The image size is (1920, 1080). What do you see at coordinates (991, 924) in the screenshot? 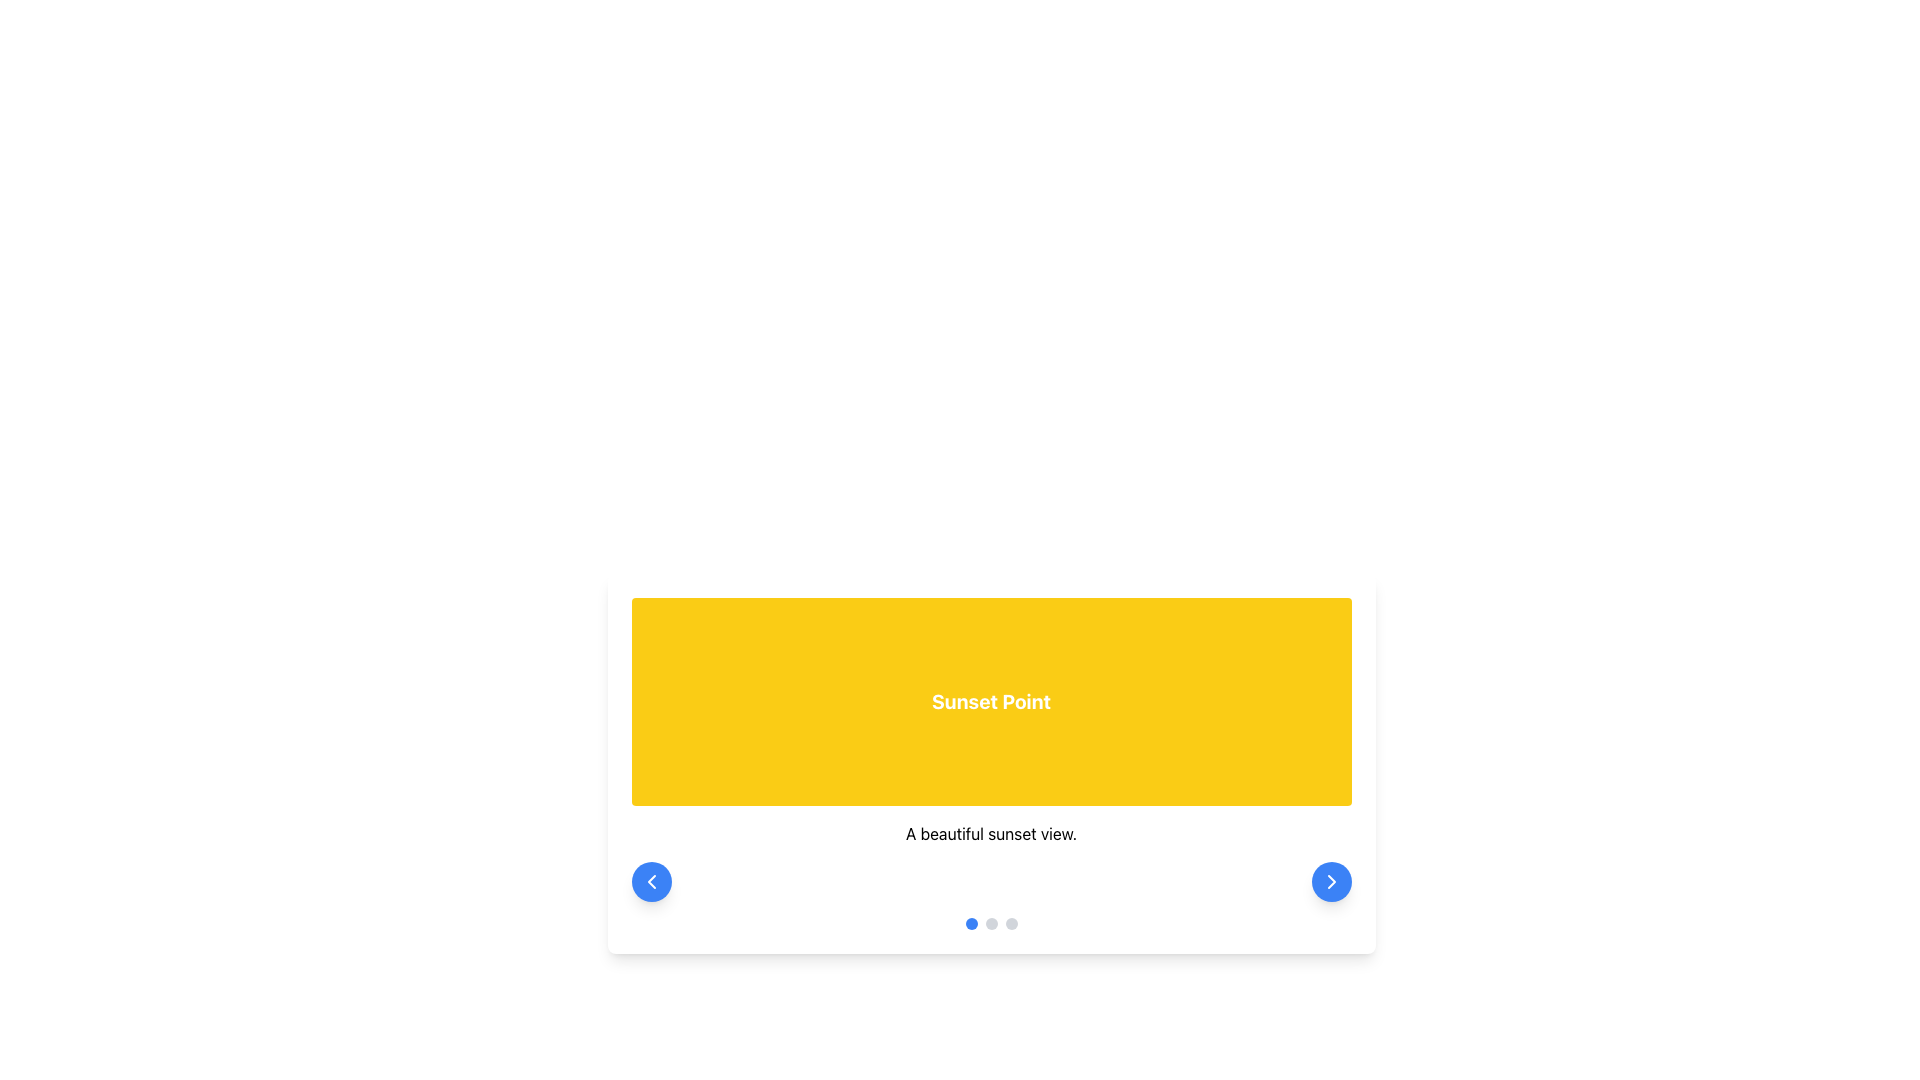
I see `the second gray circular Navigation Dot button located at the bottom-center of the interface` at bounding box center [991, 924].